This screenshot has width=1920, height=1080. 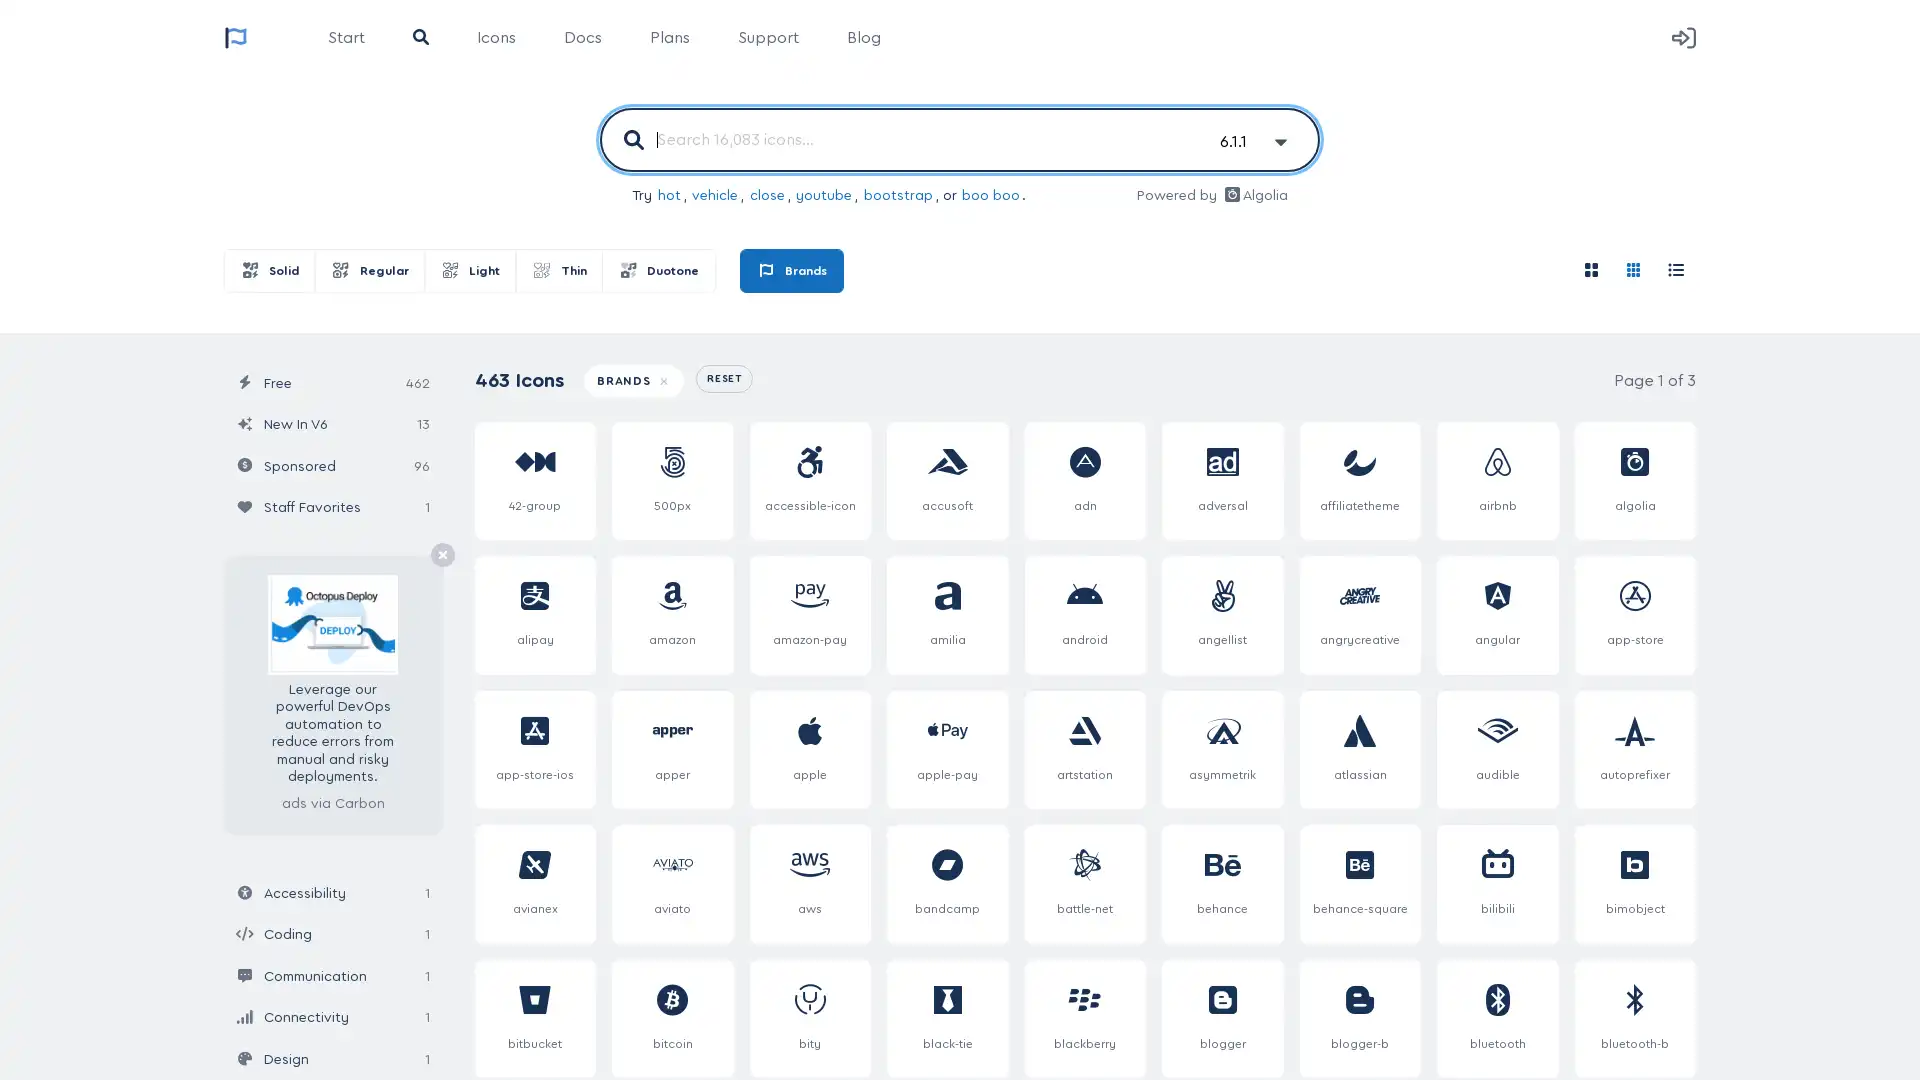 I want to click on adversal, so click(x=1221, y=494).